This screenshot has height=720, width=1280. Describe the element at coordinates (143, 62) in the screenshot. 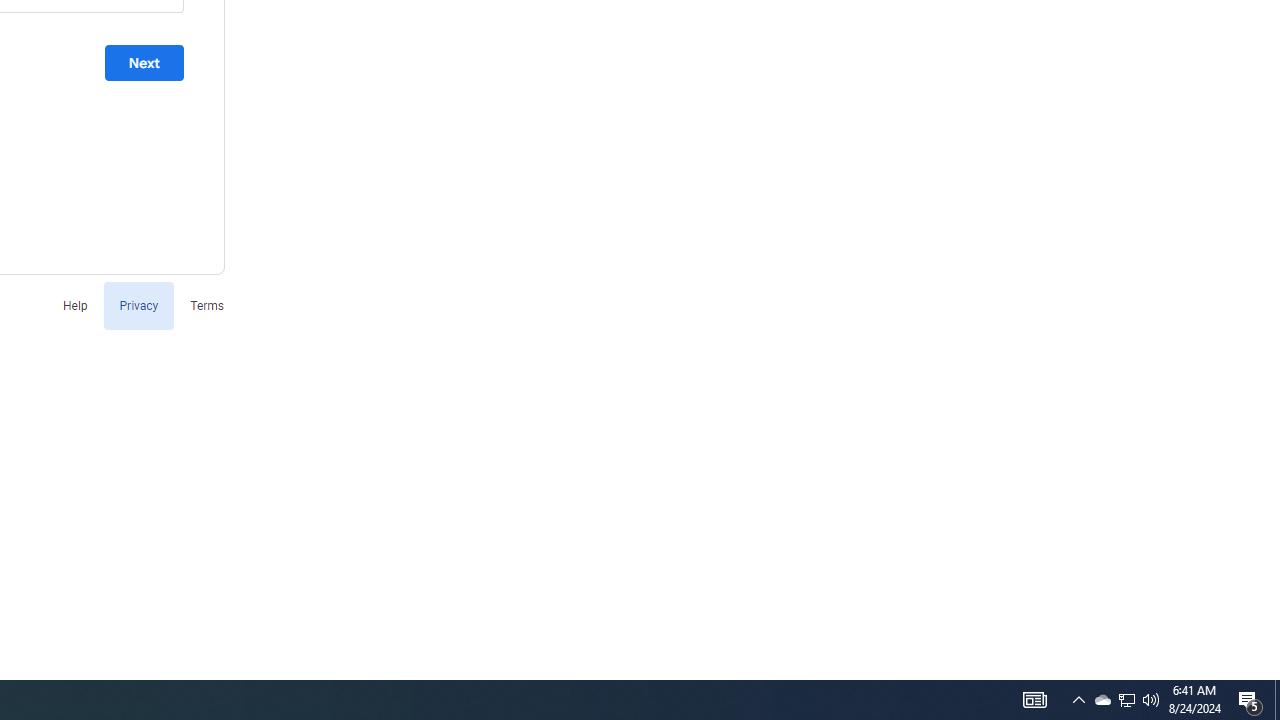

I see `'Next'` at that location.